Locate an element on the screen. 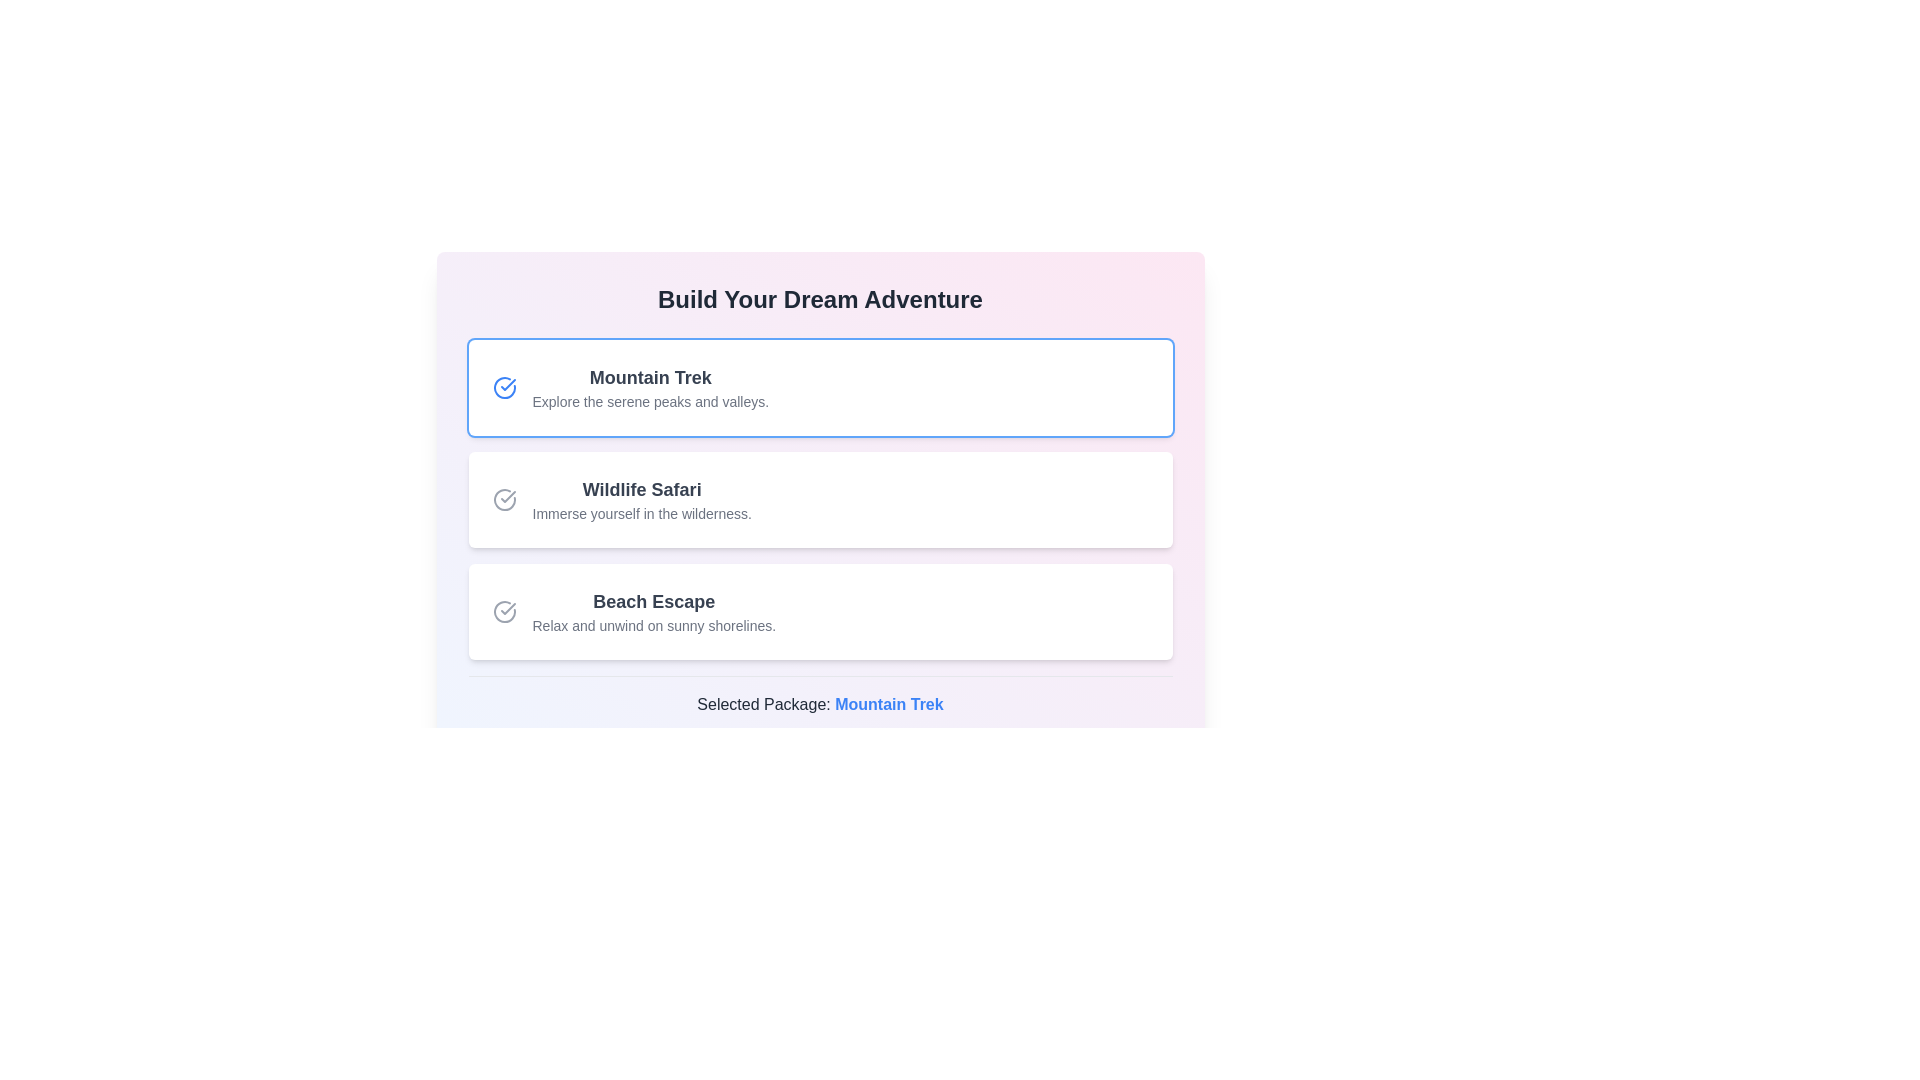 This screenshot has height=1080, width=1920. text label for the 'Mountain Trek' package option, which is located in the topmost rectangular option of the vertically stacked selection menu is located at coordinates (650, 378).